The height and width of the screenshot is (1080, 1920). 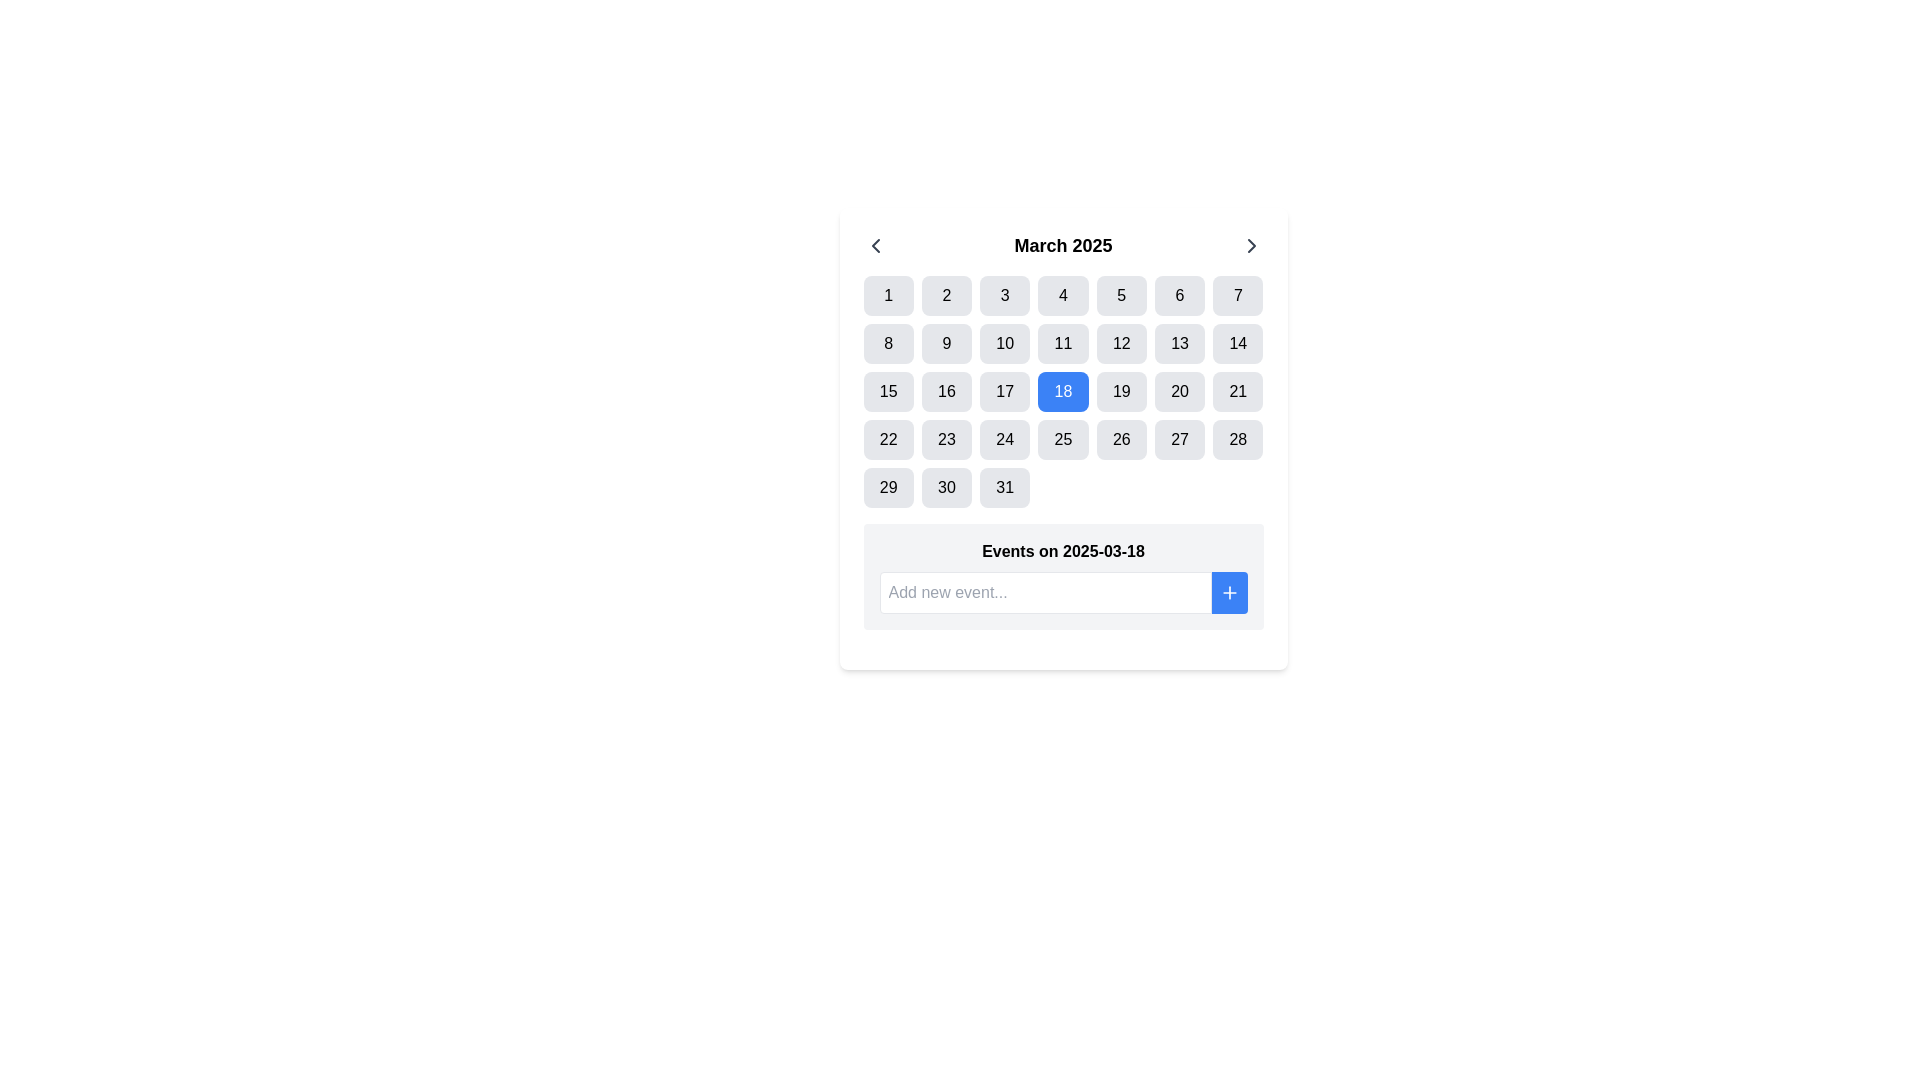 I want to click on the button representing the date '26', so click(x=1121, y=438).